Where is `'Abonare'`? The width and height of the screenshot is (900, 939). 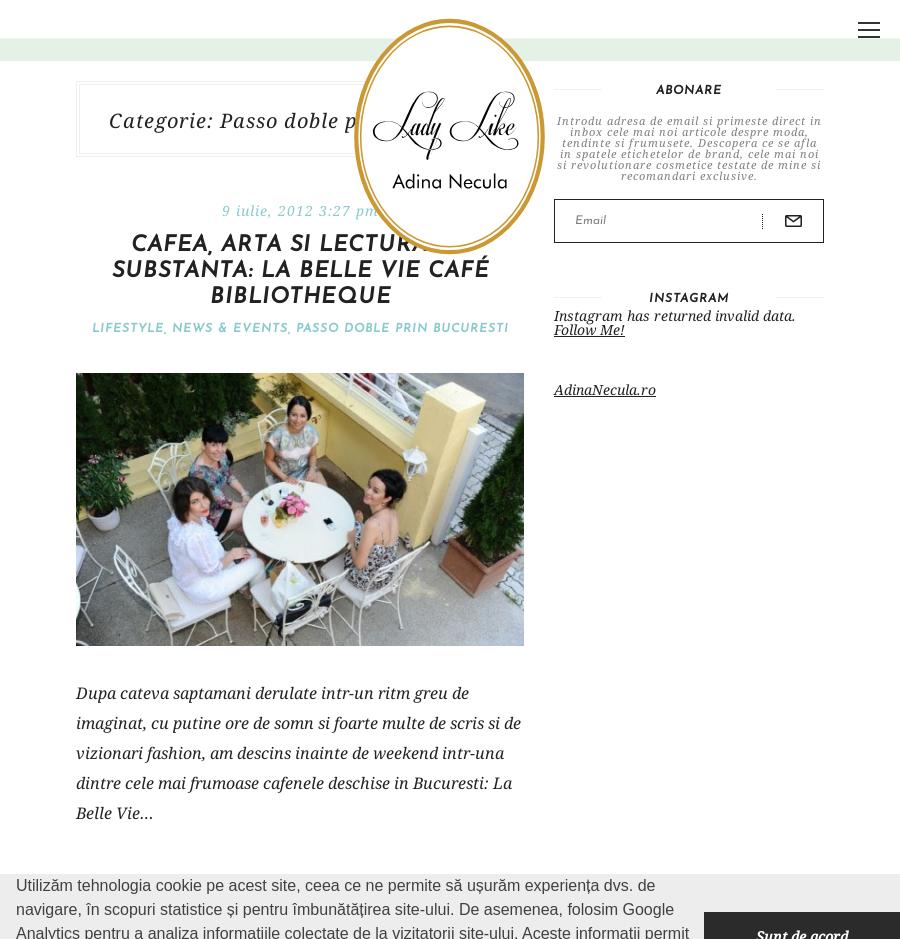
'Abonare' is located at coordinates (688, 90).